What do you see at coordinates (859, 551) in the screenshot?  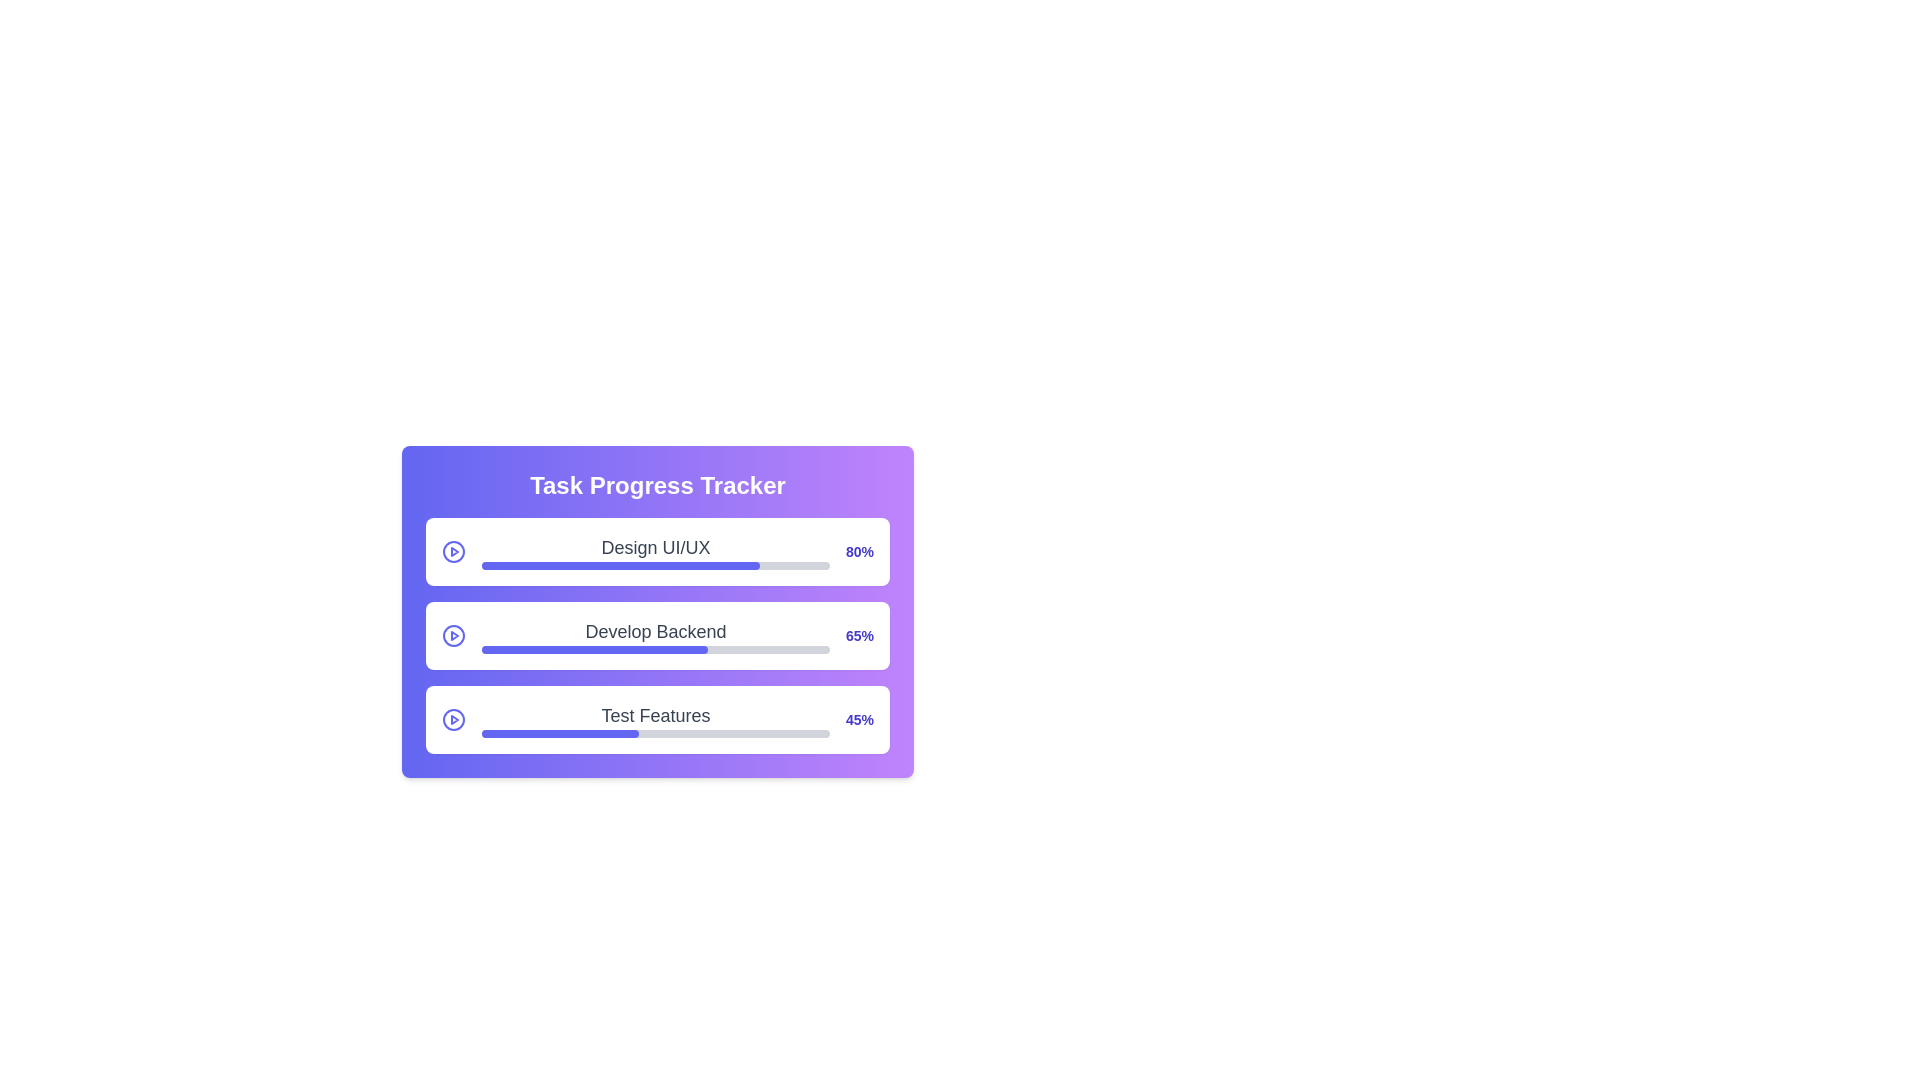 I see `the text label displaying '80%' in bold indigo font, which is part of the progress indicator for the task 'Design UI/UX'` at bounding box center [859, 551].